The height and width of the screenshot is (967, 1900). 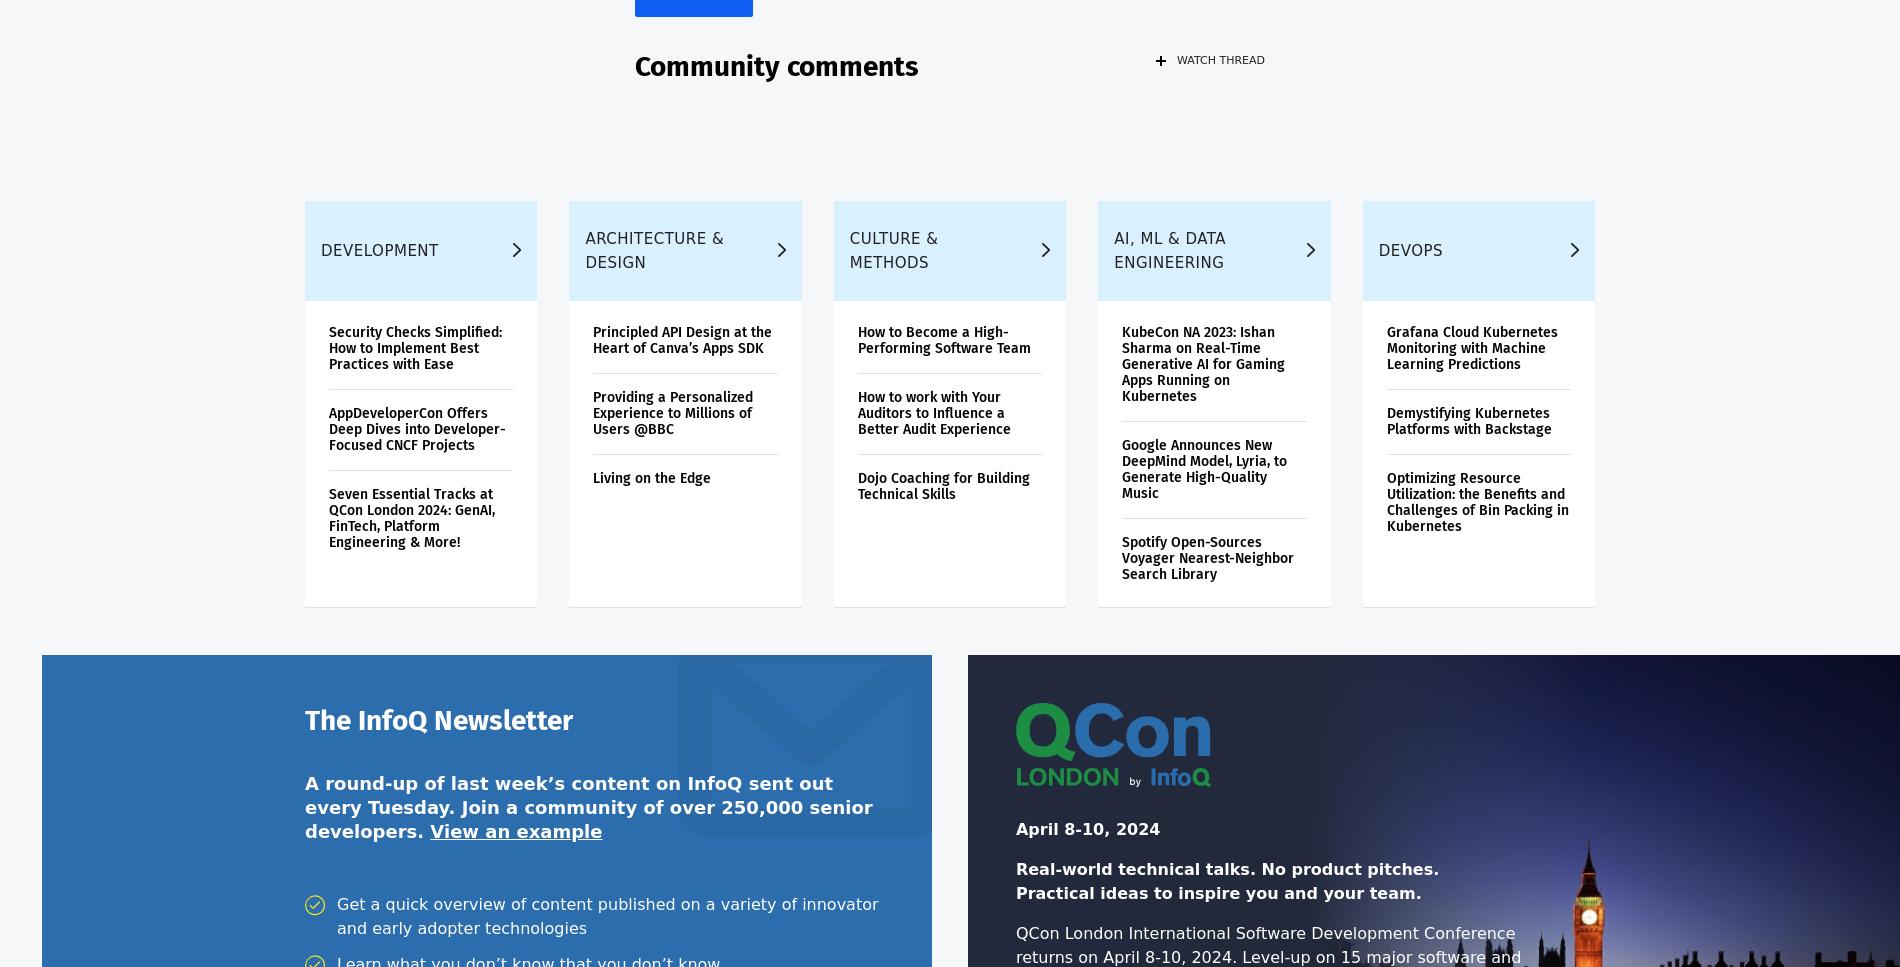 What do you see at coordinates (654, 262) in the screenshot?
I see `'Architecture & Design'` at bounding box center [654, 262].